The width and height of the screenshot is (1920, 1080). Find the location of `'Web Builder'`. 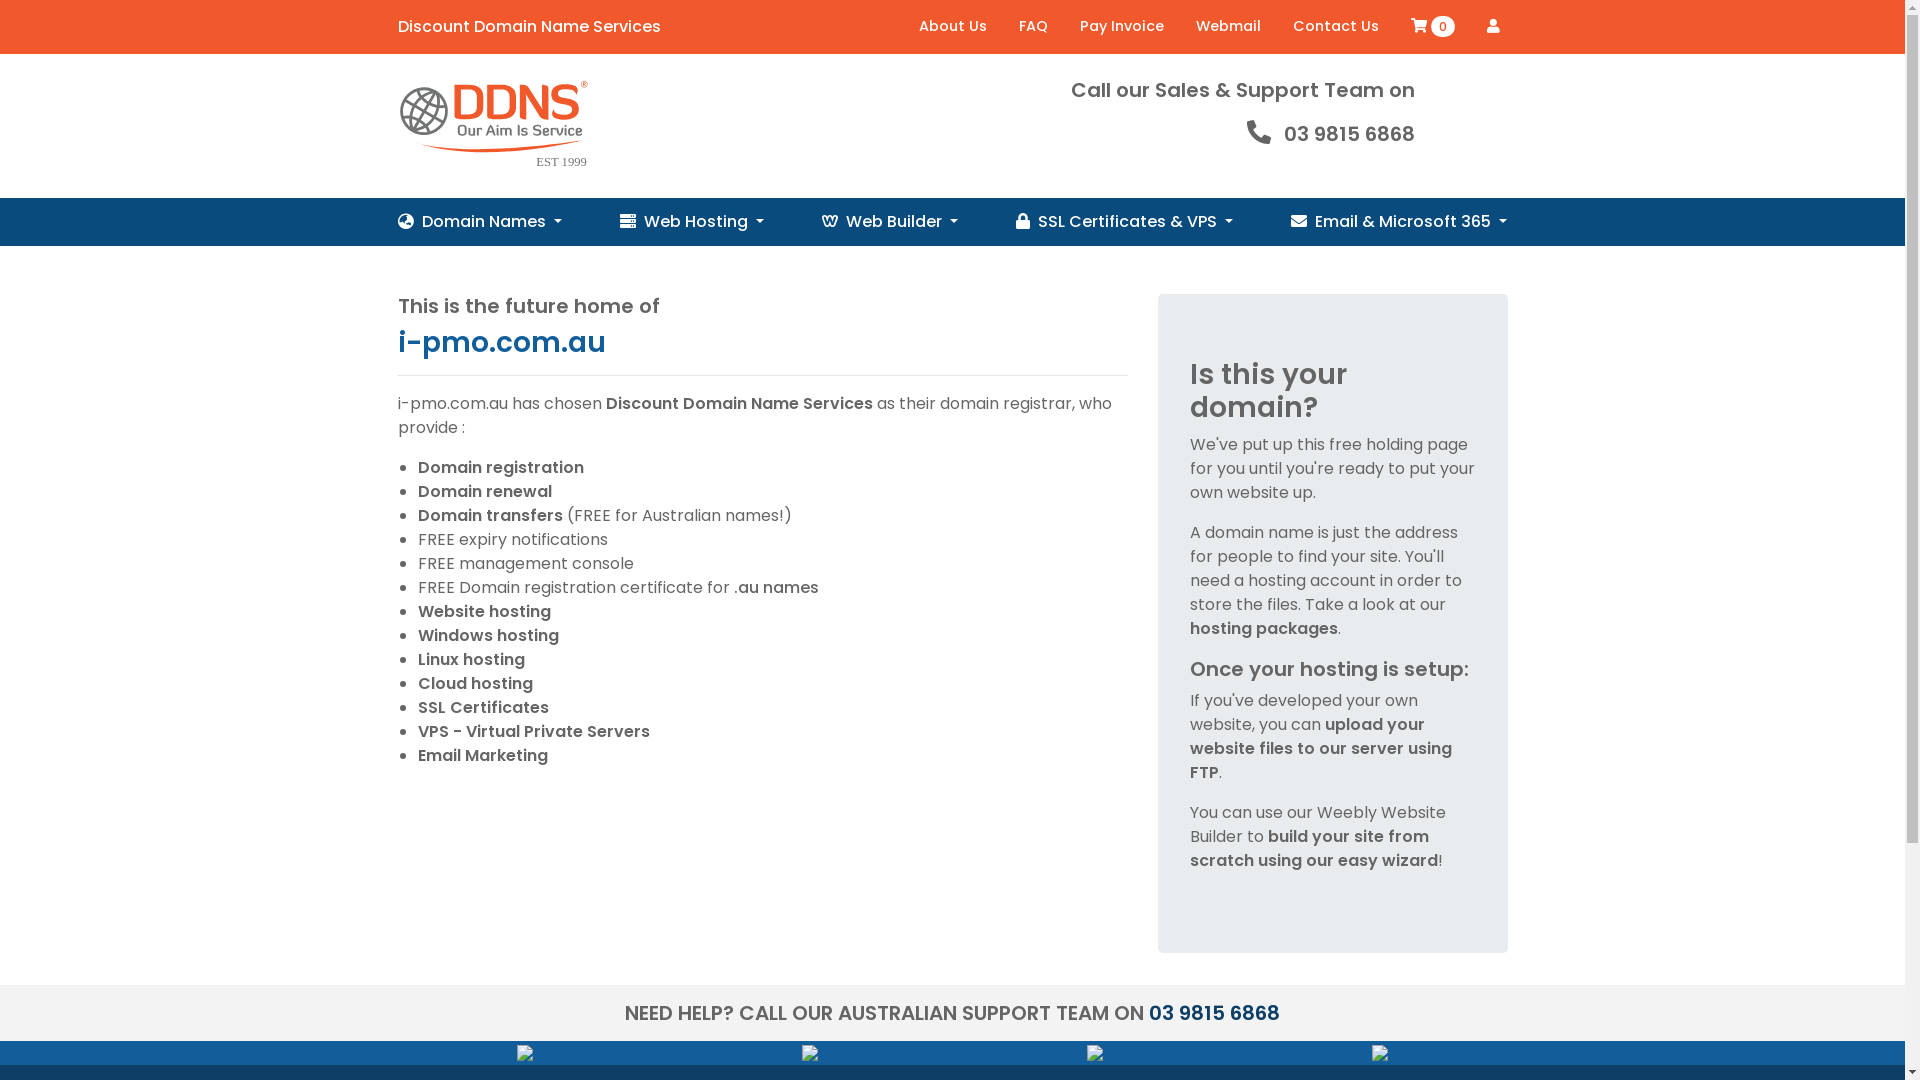

'Web Builder' is located at coordinates (888, 222).